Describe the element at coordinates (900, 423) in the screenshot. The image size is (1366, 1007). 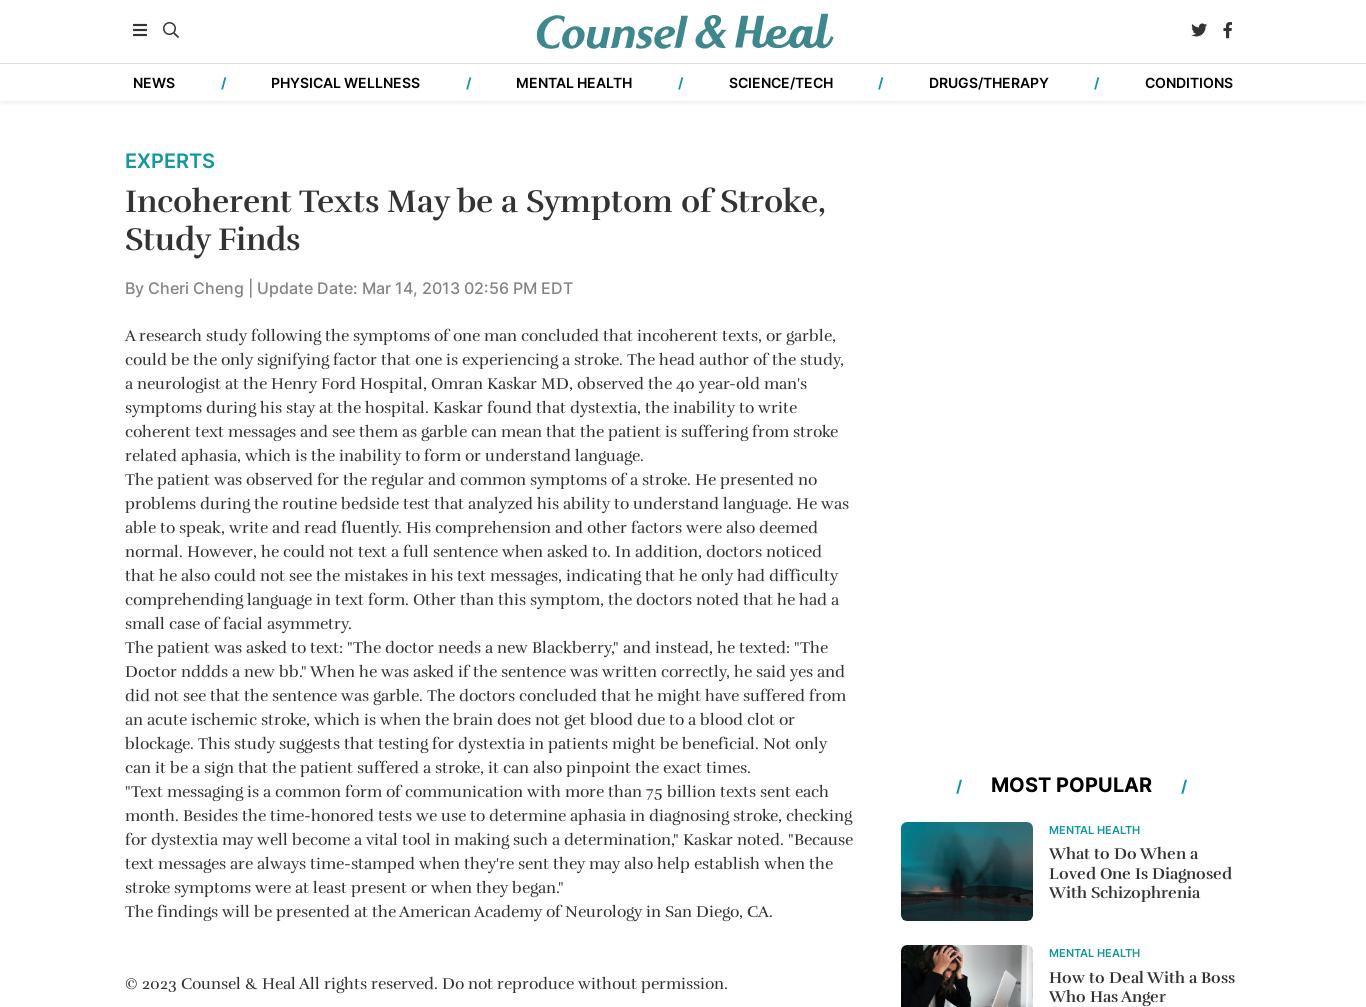
I see `'ASMR Beyond Sound Stimulation and Its Benefits'` at that location.